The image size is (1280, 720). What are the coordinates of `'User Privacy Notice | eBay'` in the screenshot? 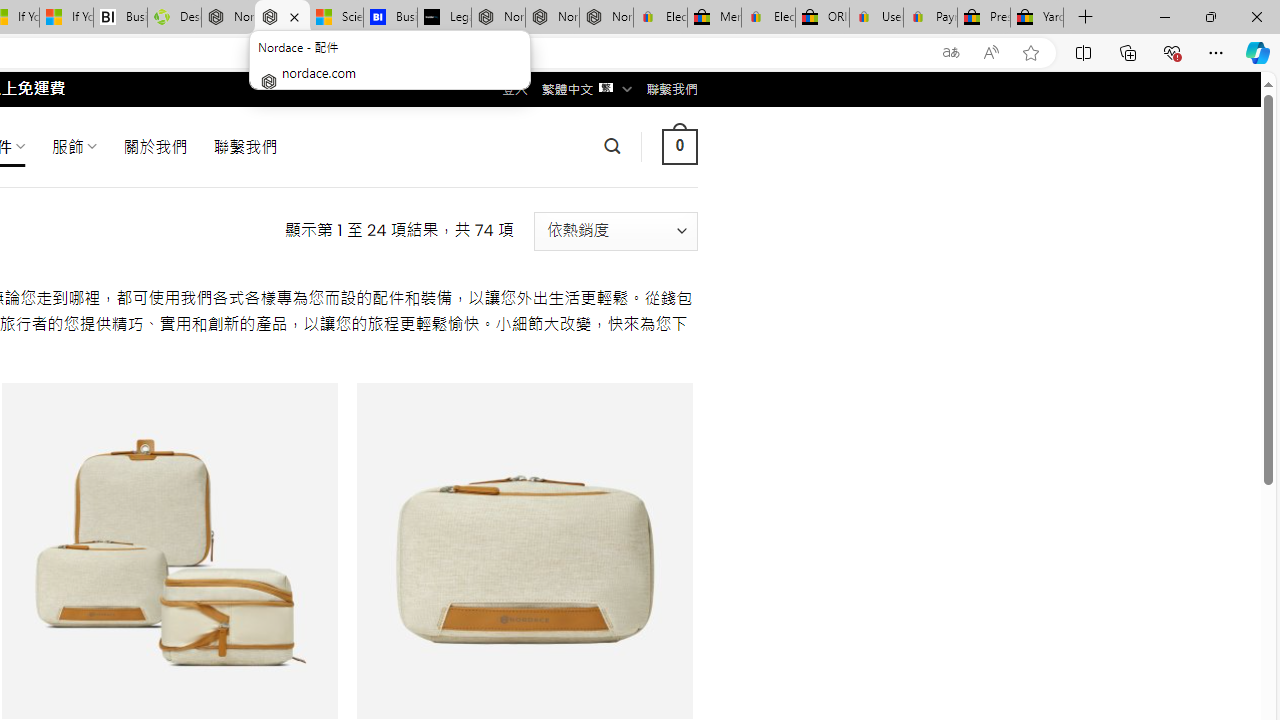 It's located at (876, 17).